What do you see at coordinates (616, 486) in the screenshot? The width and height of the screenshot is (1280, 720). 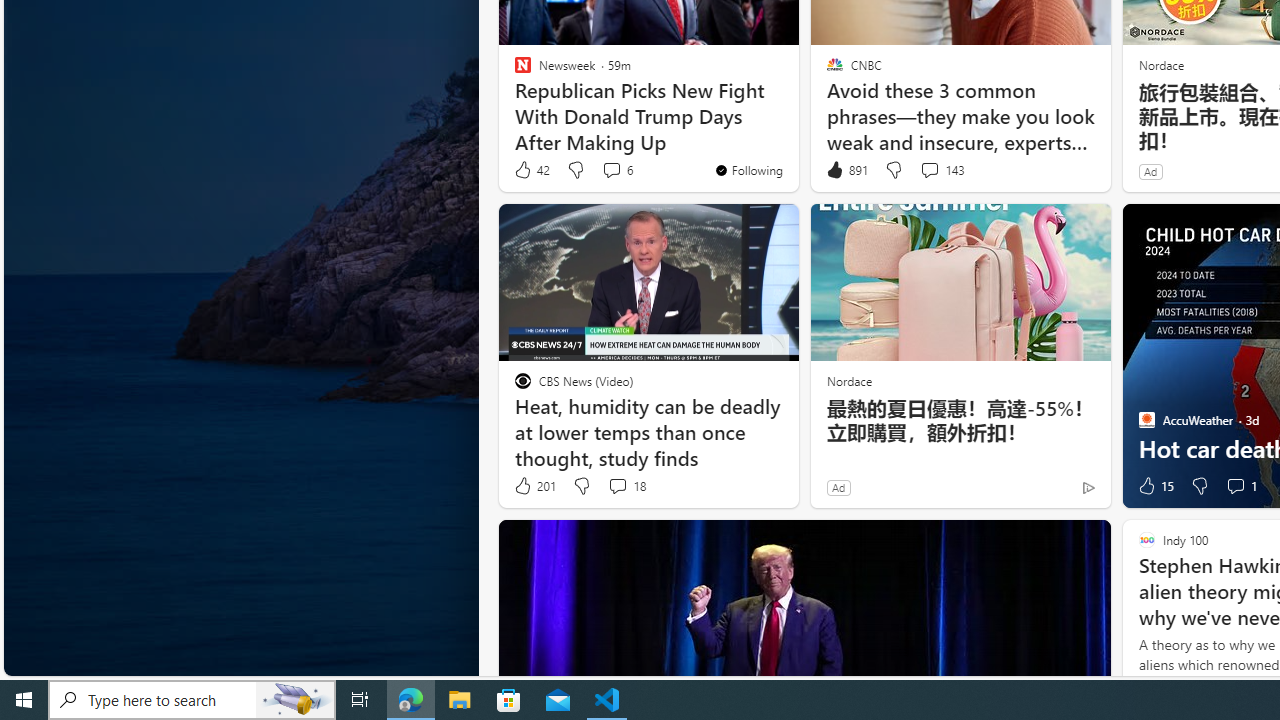 I see `'View comments 18 Comment'` at bounding box center [616, 486].